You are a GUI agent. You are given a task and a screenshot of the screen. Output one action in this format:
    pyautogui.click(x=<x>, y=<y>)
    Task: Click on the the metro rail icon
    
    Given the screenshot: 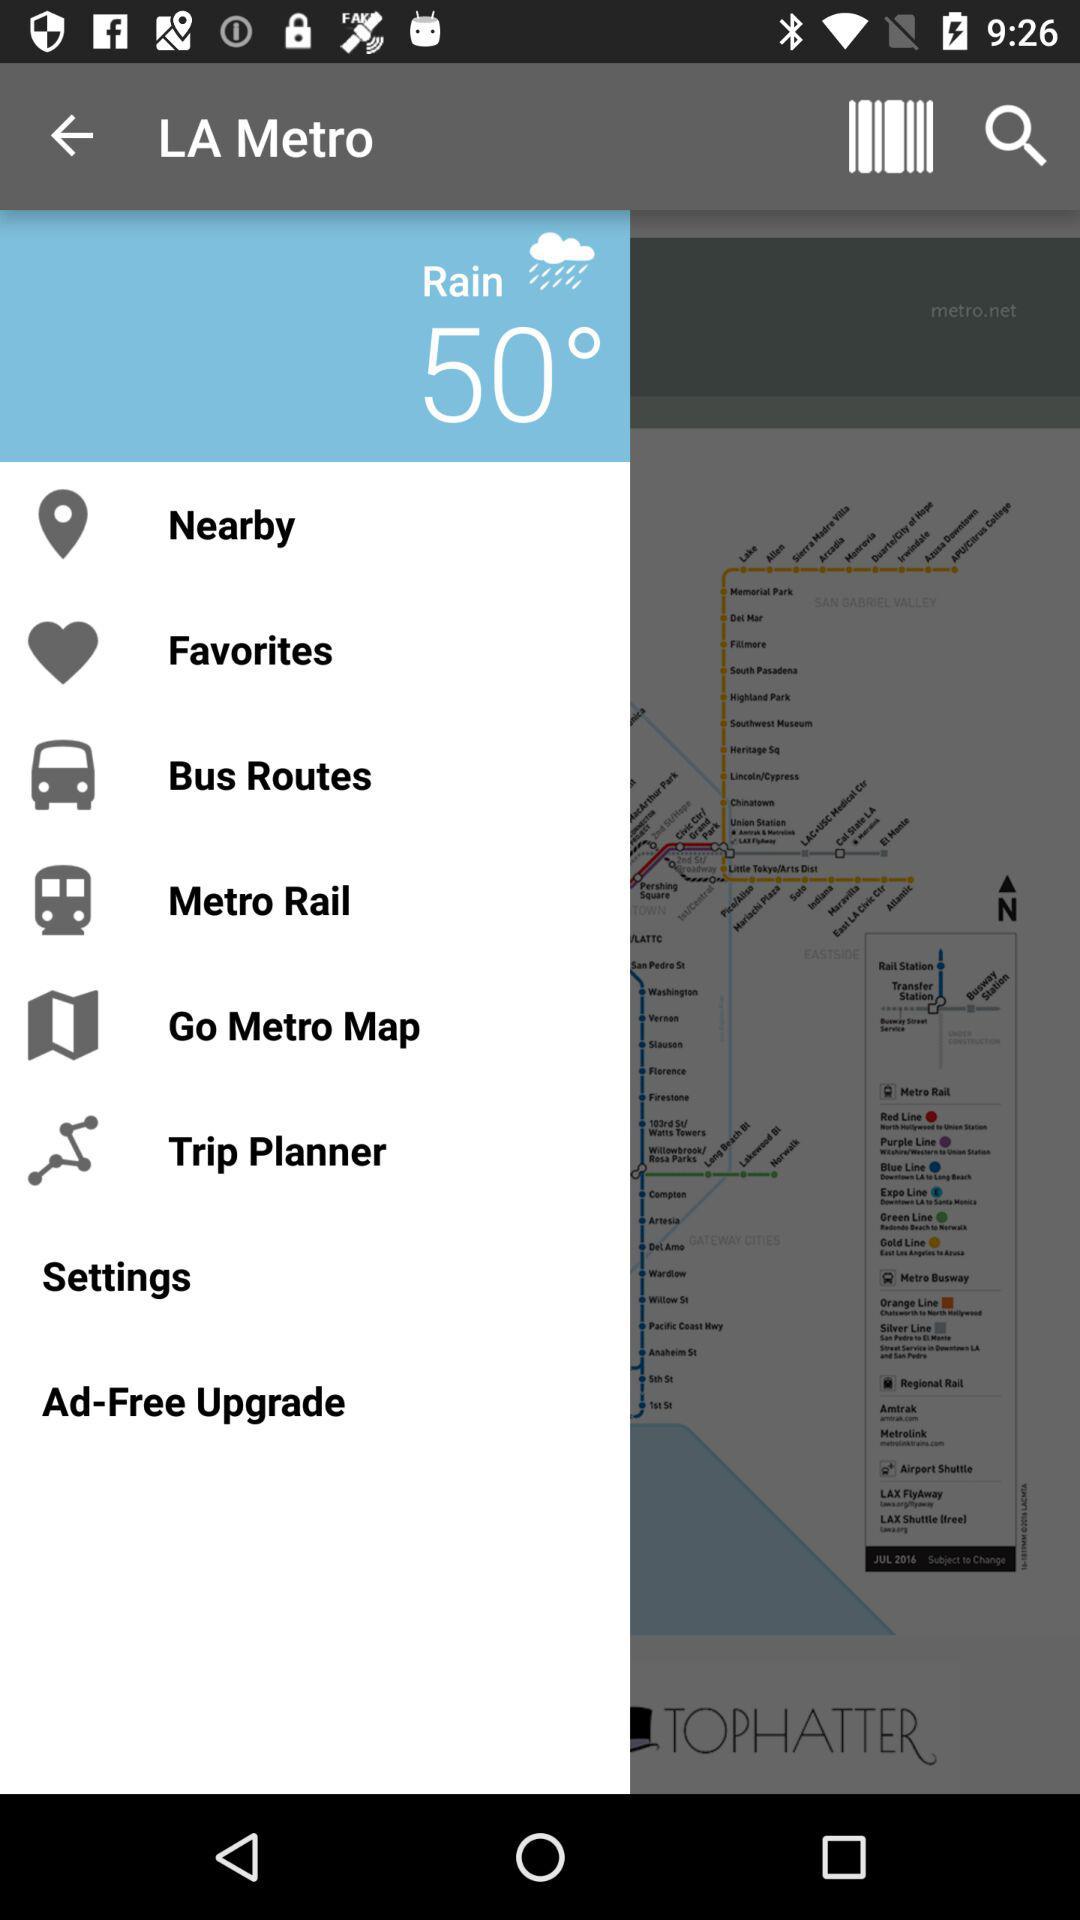 What is the action you would take?
    pyautogui.click(x=378, y=898)
    